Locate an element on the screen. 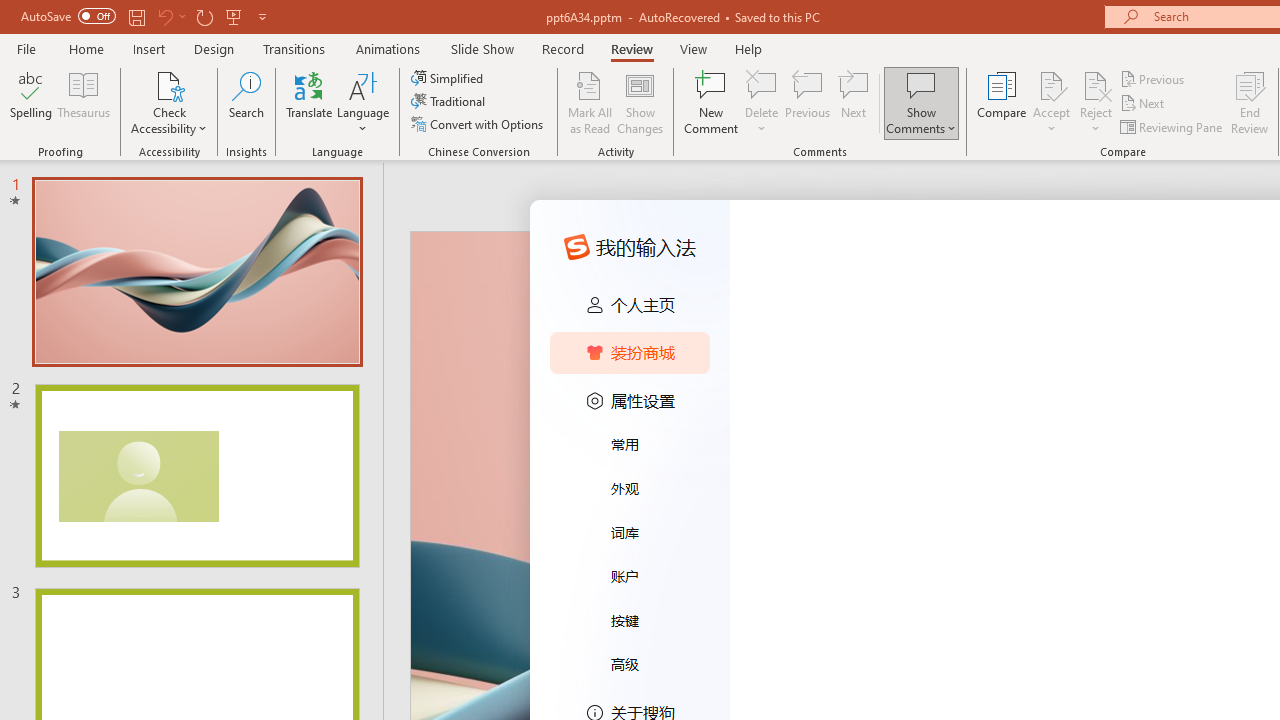  'Convert with Options...' is located at coordinates (478, 124).